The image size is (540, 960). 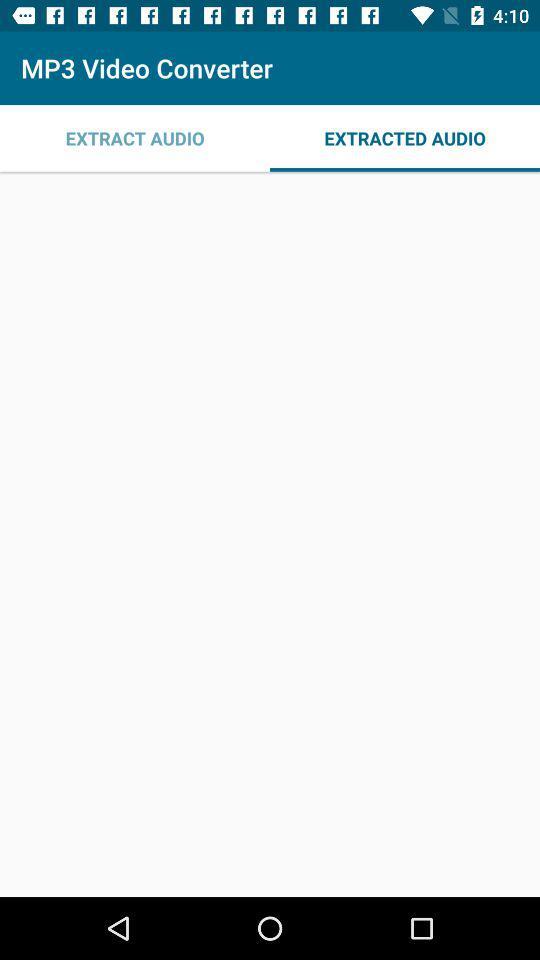 What do you see at coordinates (135, 137) in the screenshot?
I see `the item below mp3 video converter app` at bounding box center [135, 137].